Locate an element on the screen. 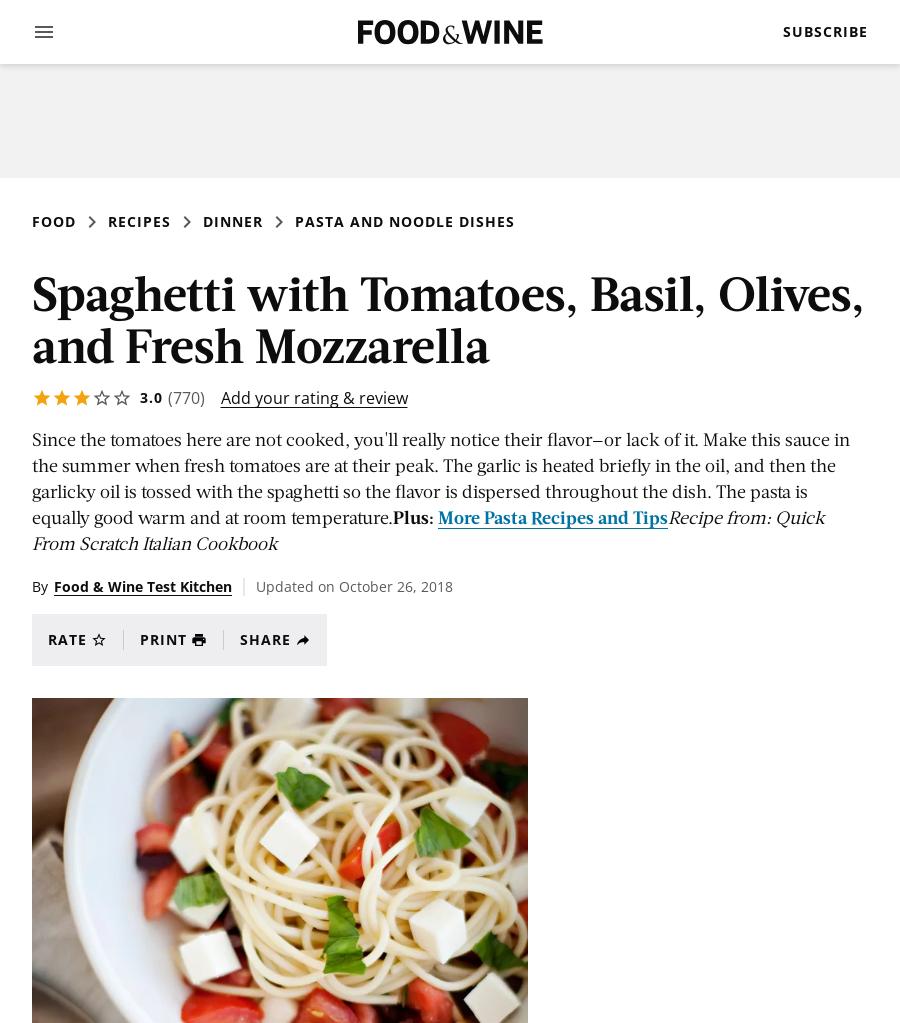 The height and width of the screenshot is (1023, 900). 'Recipes' is located at coordinates (139, 220).